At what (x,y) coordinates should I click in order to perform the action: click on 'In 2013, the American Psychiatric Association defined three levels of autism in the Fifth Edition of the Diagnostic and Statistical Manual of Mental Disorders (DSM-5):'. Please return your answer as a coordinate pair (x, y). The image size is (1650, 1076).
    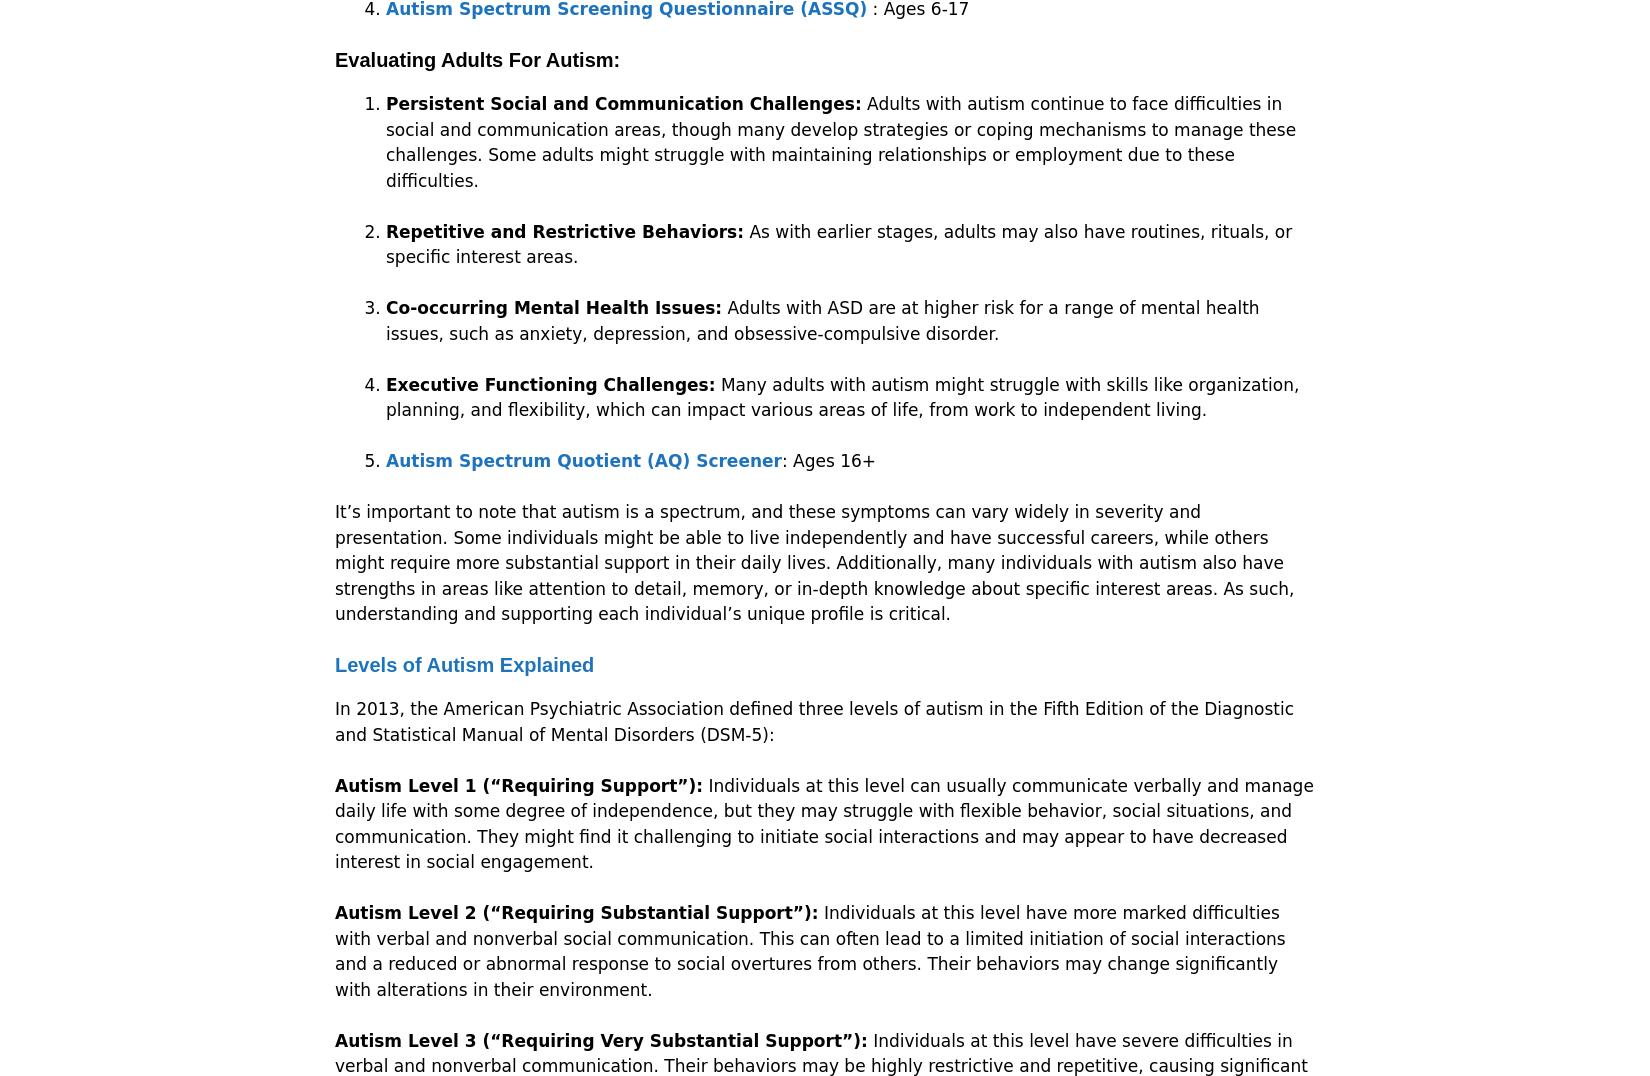
    Looking at the image, I should click on (813, 720).